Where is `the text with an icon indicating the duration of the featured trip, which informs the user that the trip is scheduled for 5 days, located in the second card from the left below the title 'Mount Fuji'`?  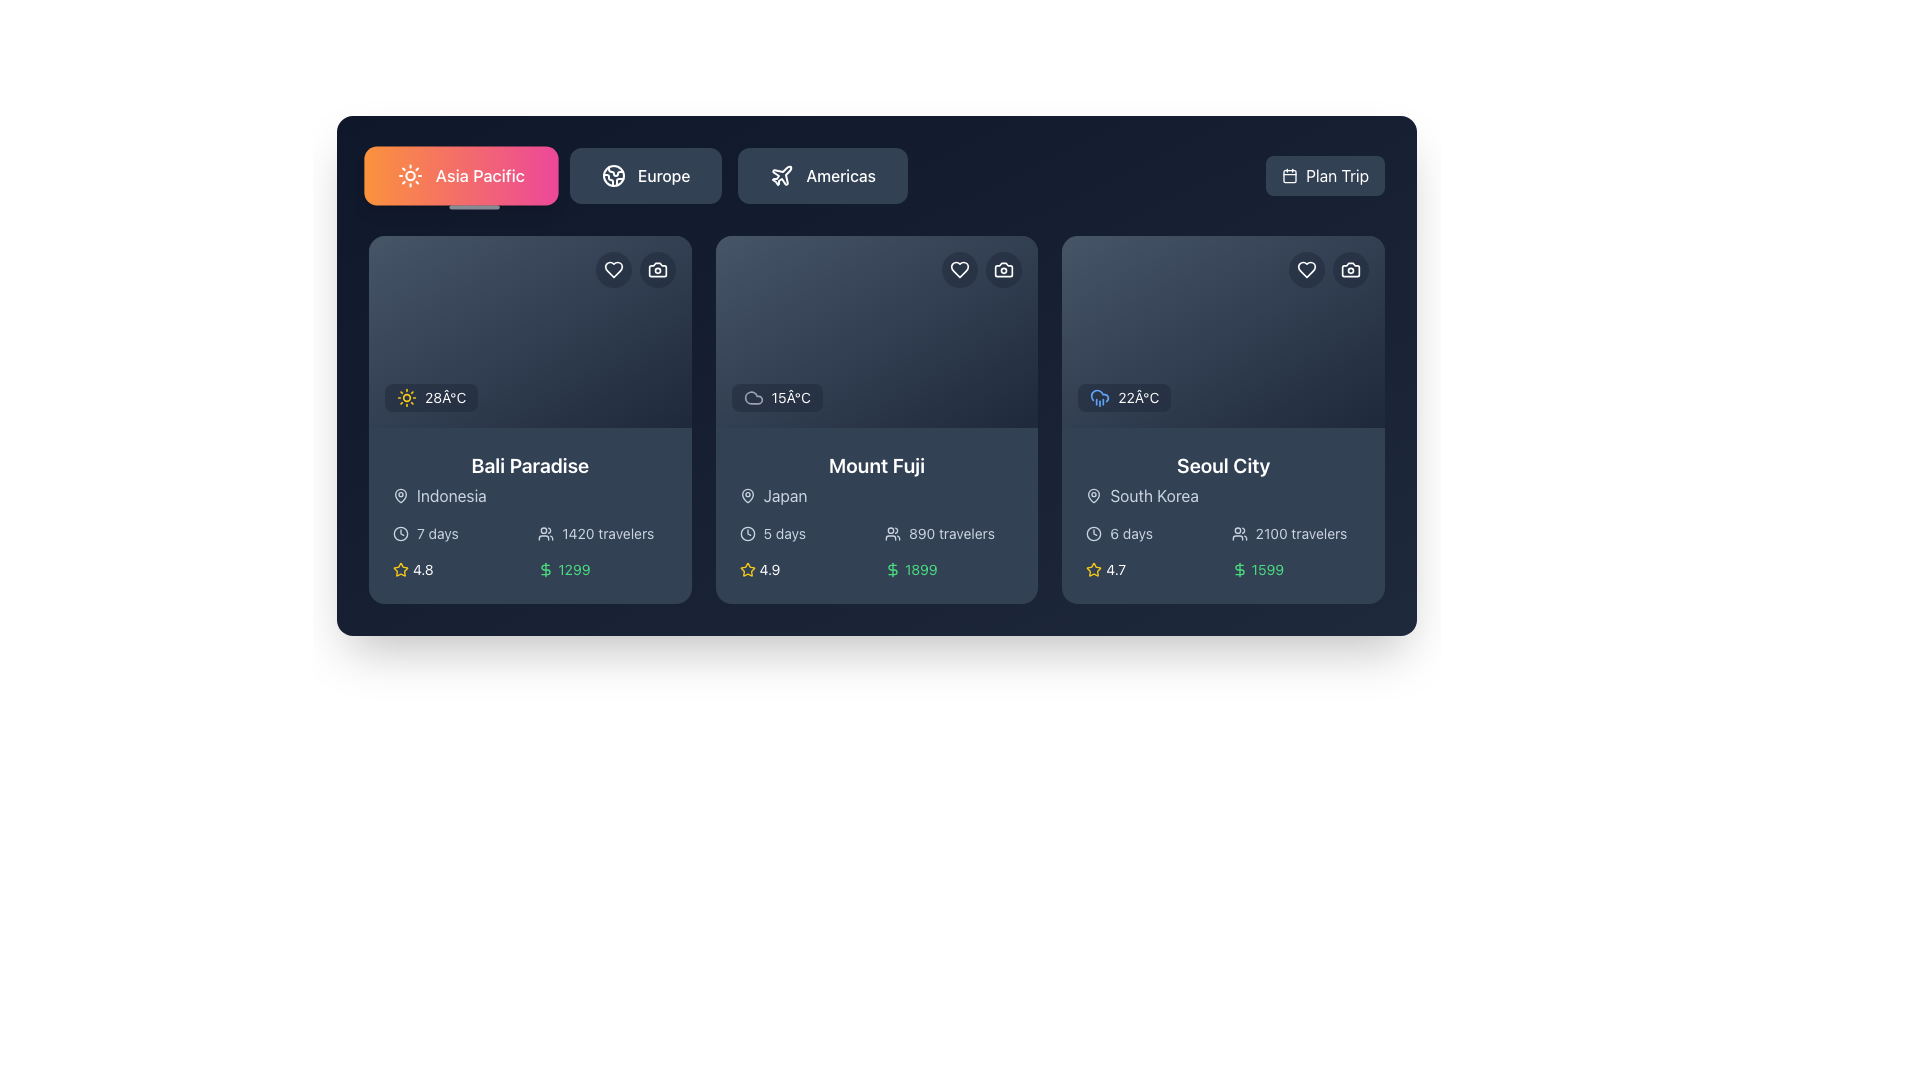 the text with an icon indicating the duration of the featured trip, which informs the user that the trip is scheduled for 5 days, located in the second card from the left below the title 'Mount Fuji' is located at coordinates (804, 532).